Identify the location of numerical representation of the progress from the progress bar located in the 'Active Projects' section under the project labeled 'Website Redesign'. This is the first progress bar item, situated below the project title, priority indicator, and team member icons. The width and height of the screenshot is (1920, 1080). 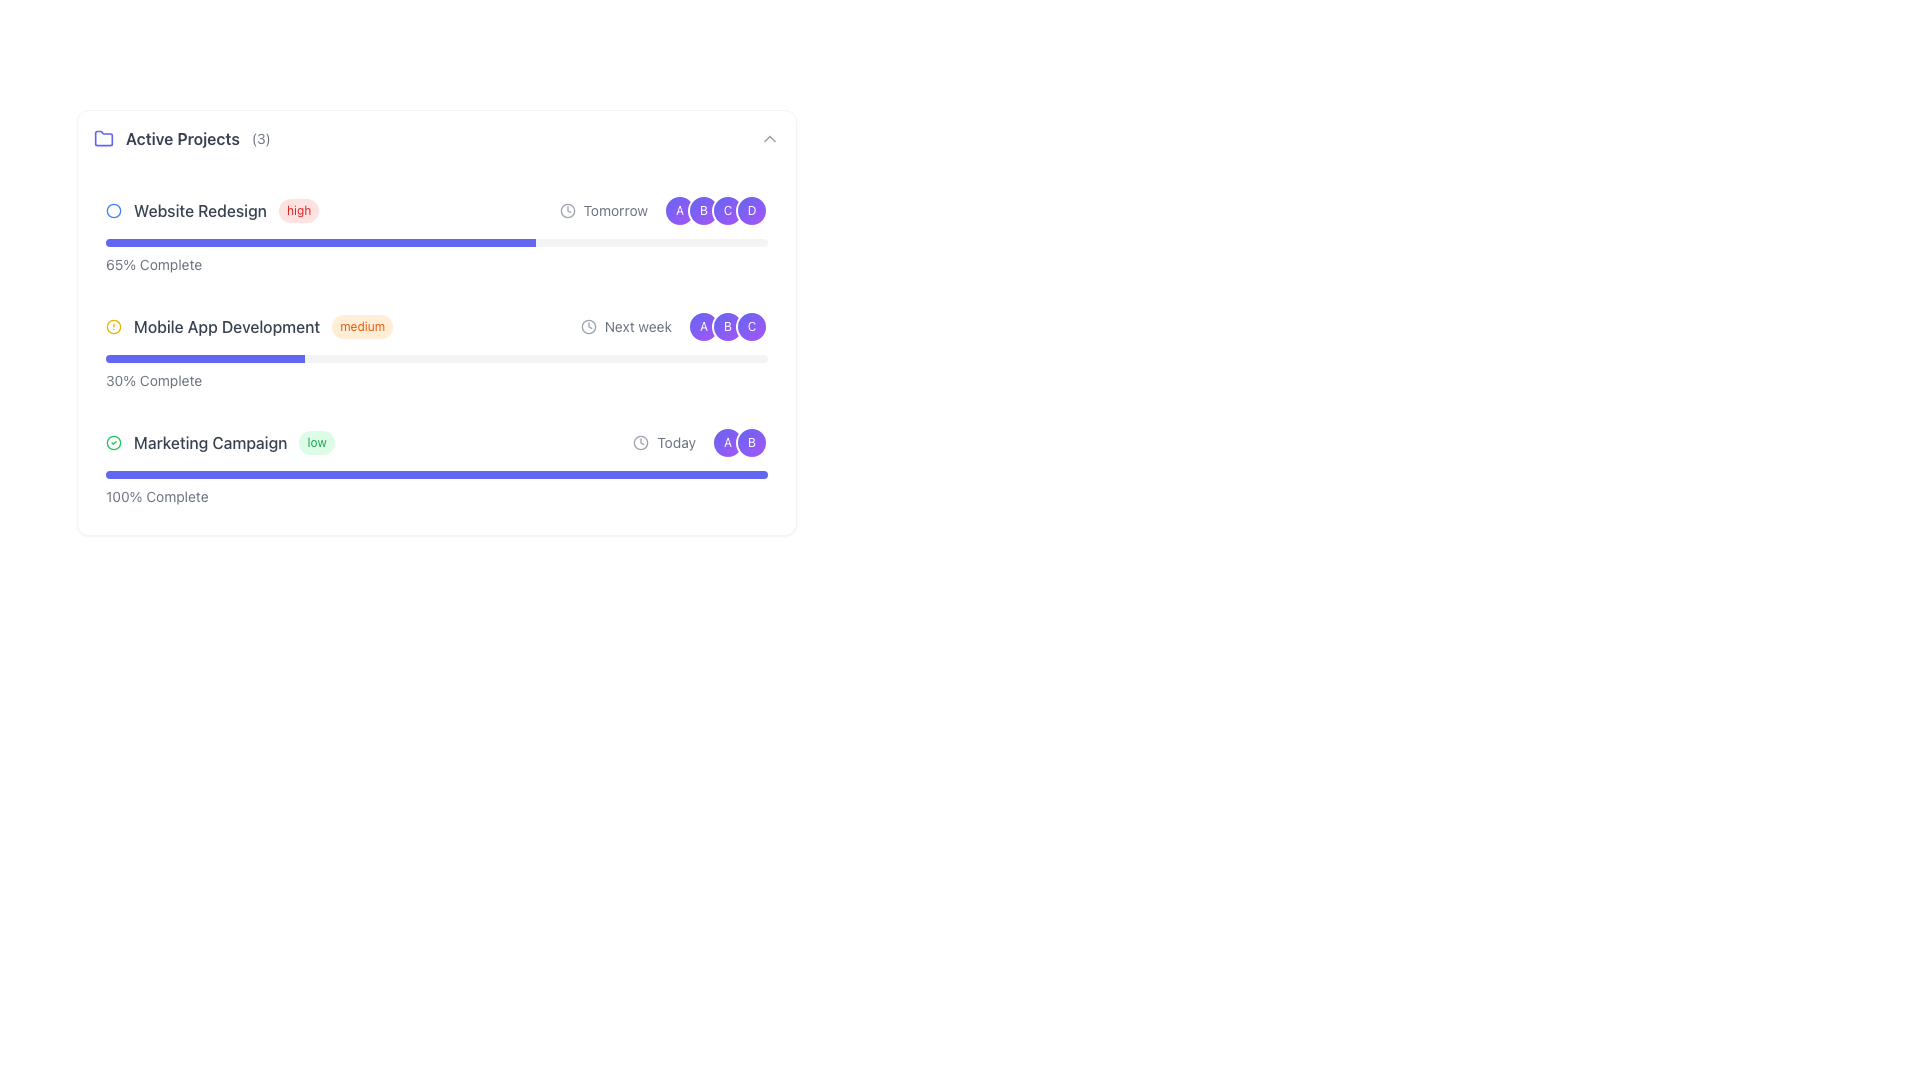
(435, 256).